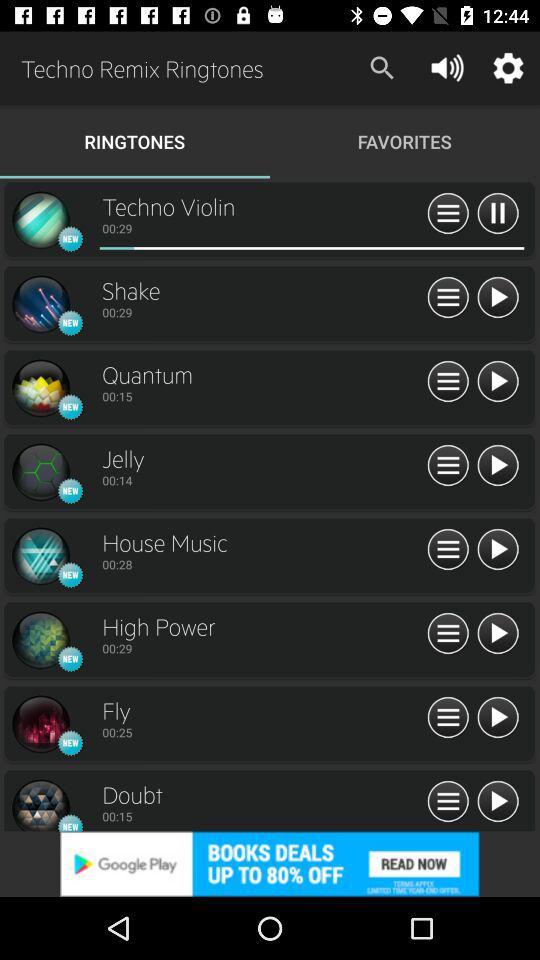 This screenshot has height=960, width=540. I want to click on ringtone, so click(496, 466).